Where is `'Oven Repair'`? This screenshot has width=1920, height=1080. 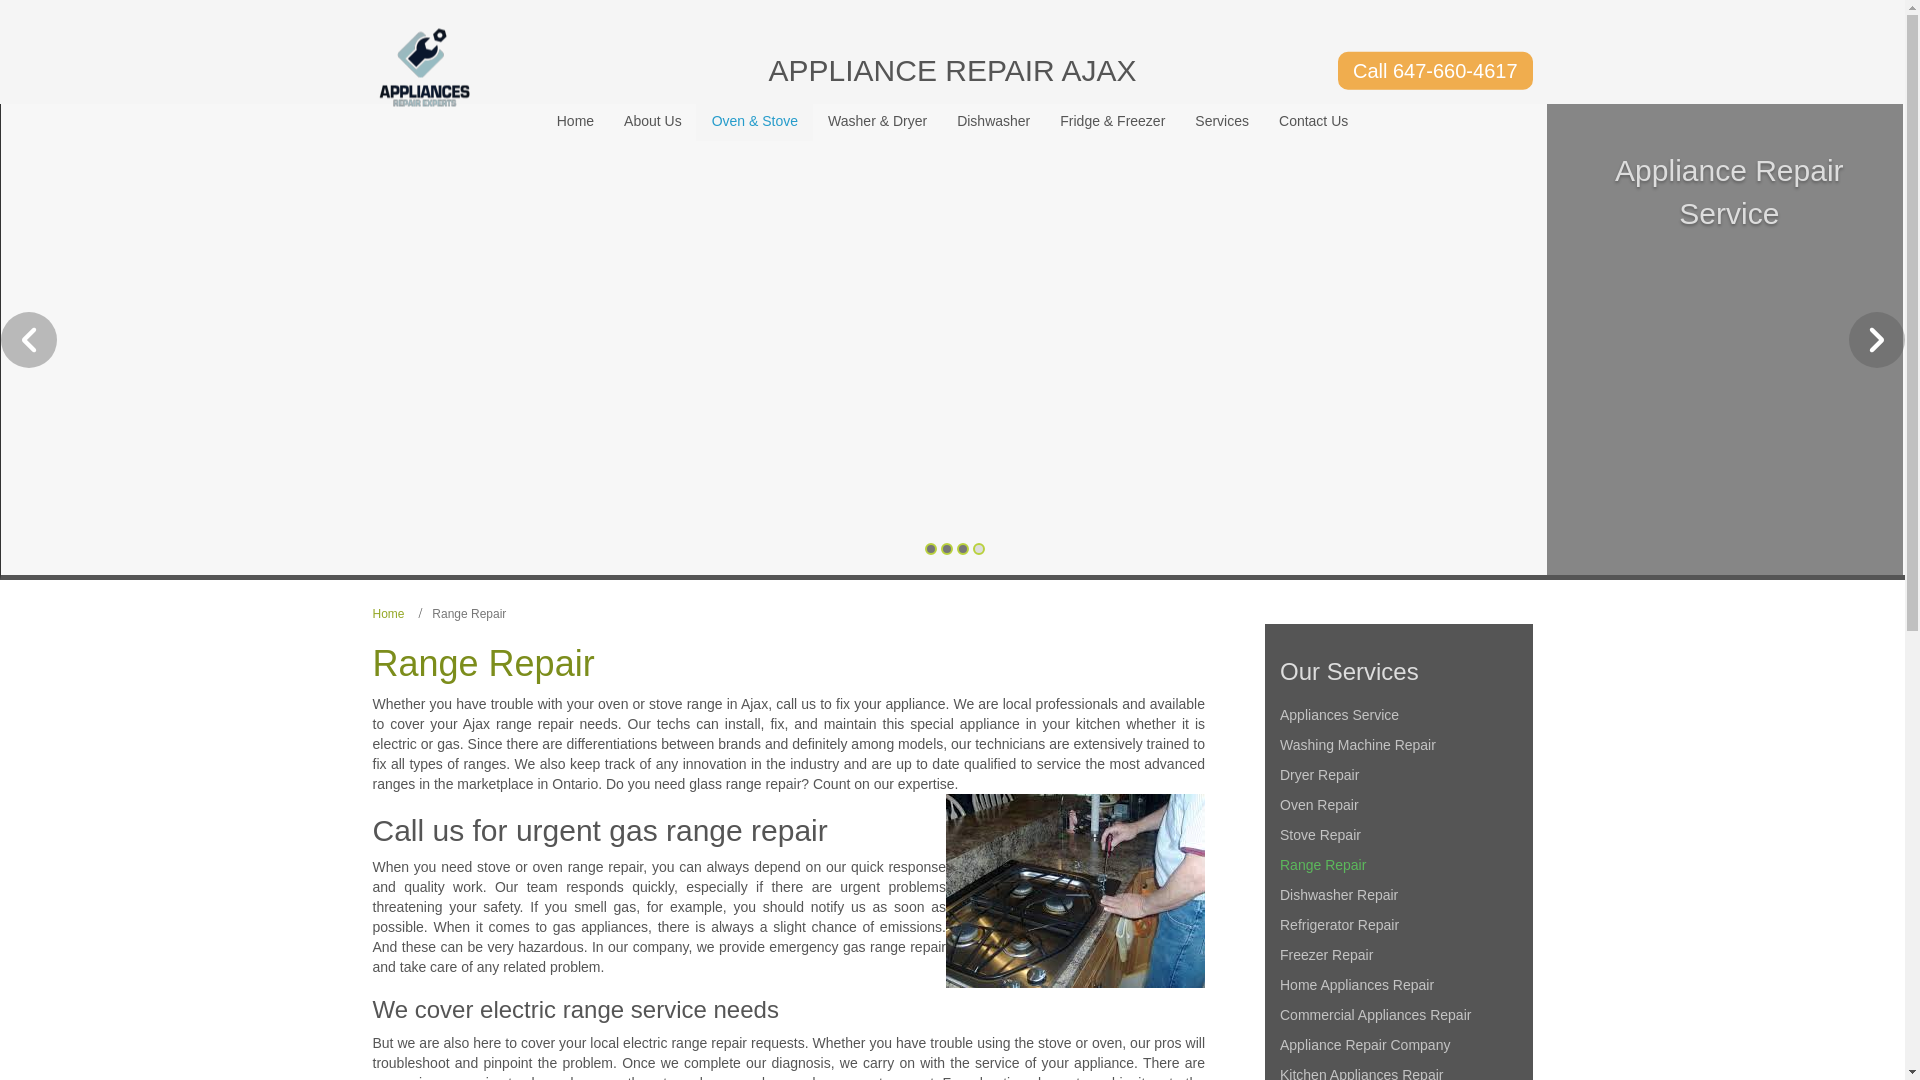
'Oven Repair' is located at coordinates (1397, 804).